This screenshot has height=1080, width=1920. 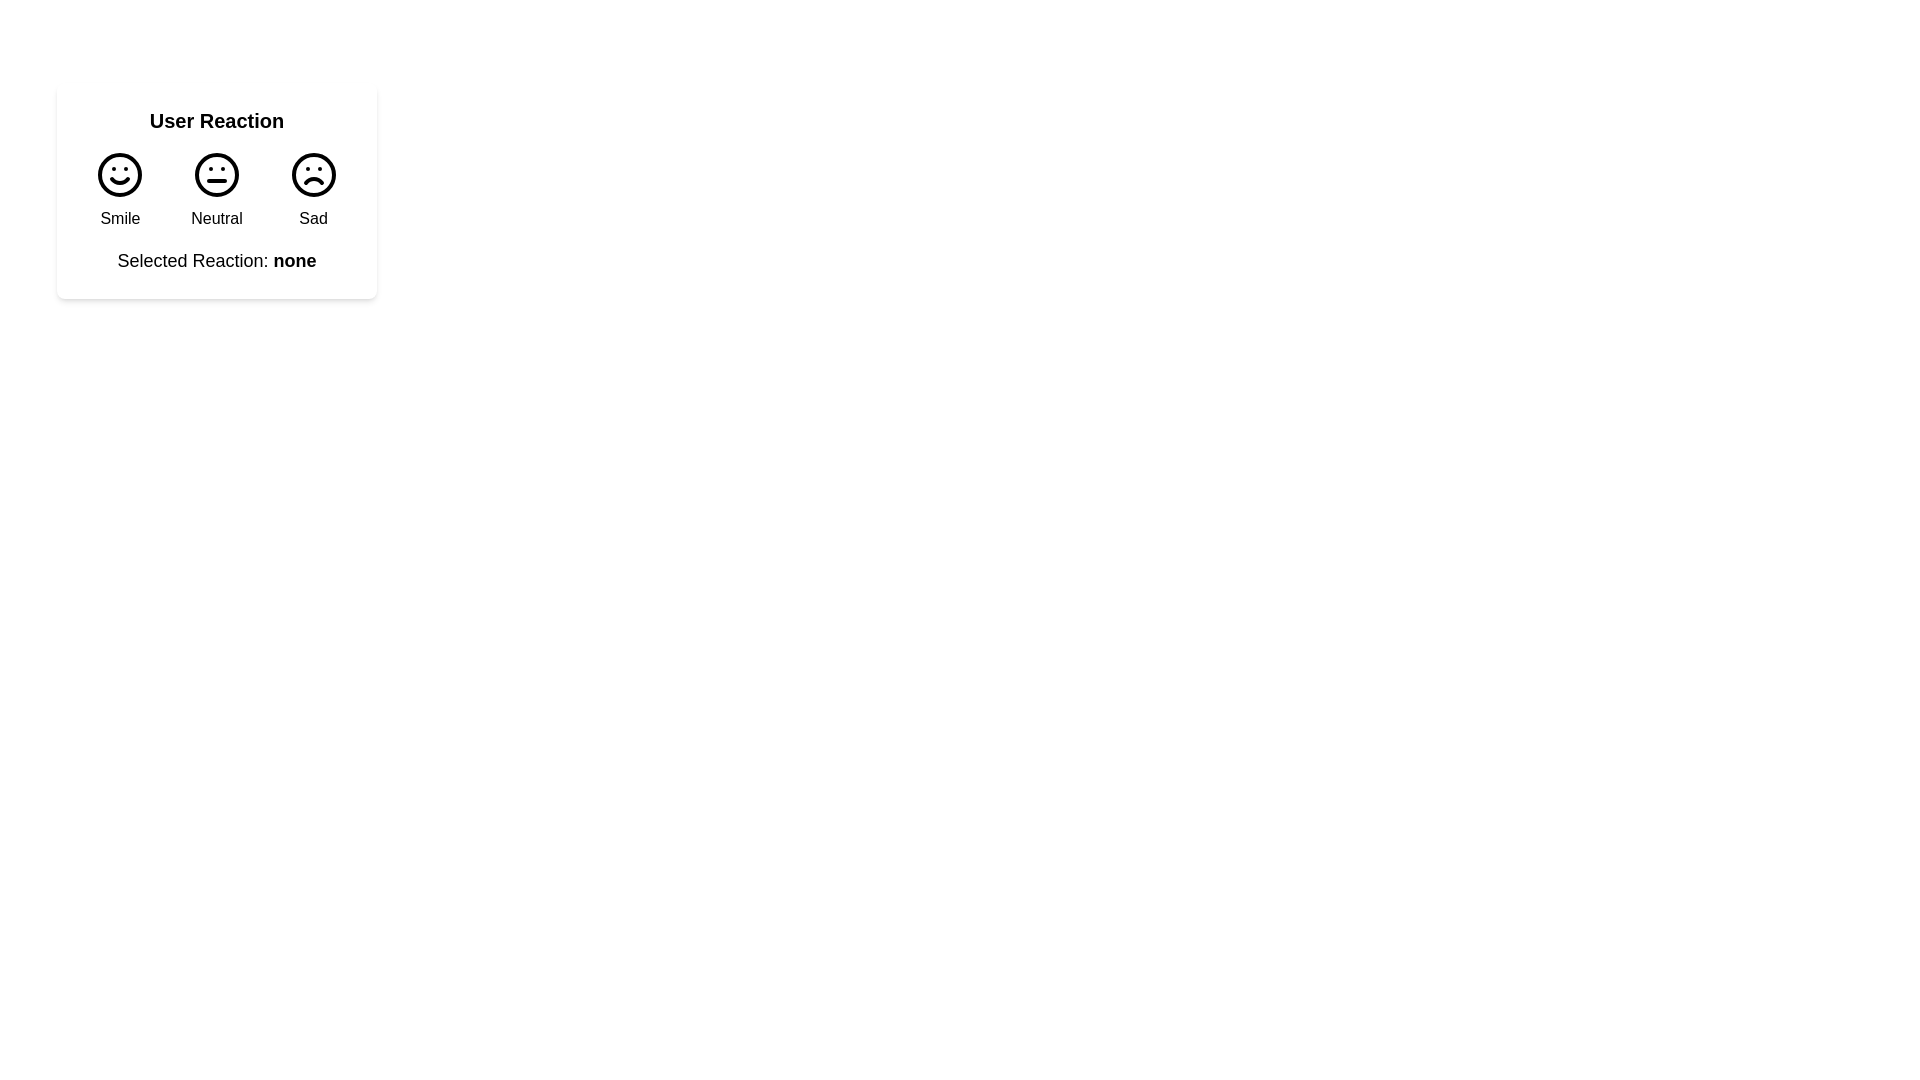 What do you see at coordinates (119, 173) in the screenshot?
I see `the main boundary circle of the smiley face icon` at bounding box center [119, 173].